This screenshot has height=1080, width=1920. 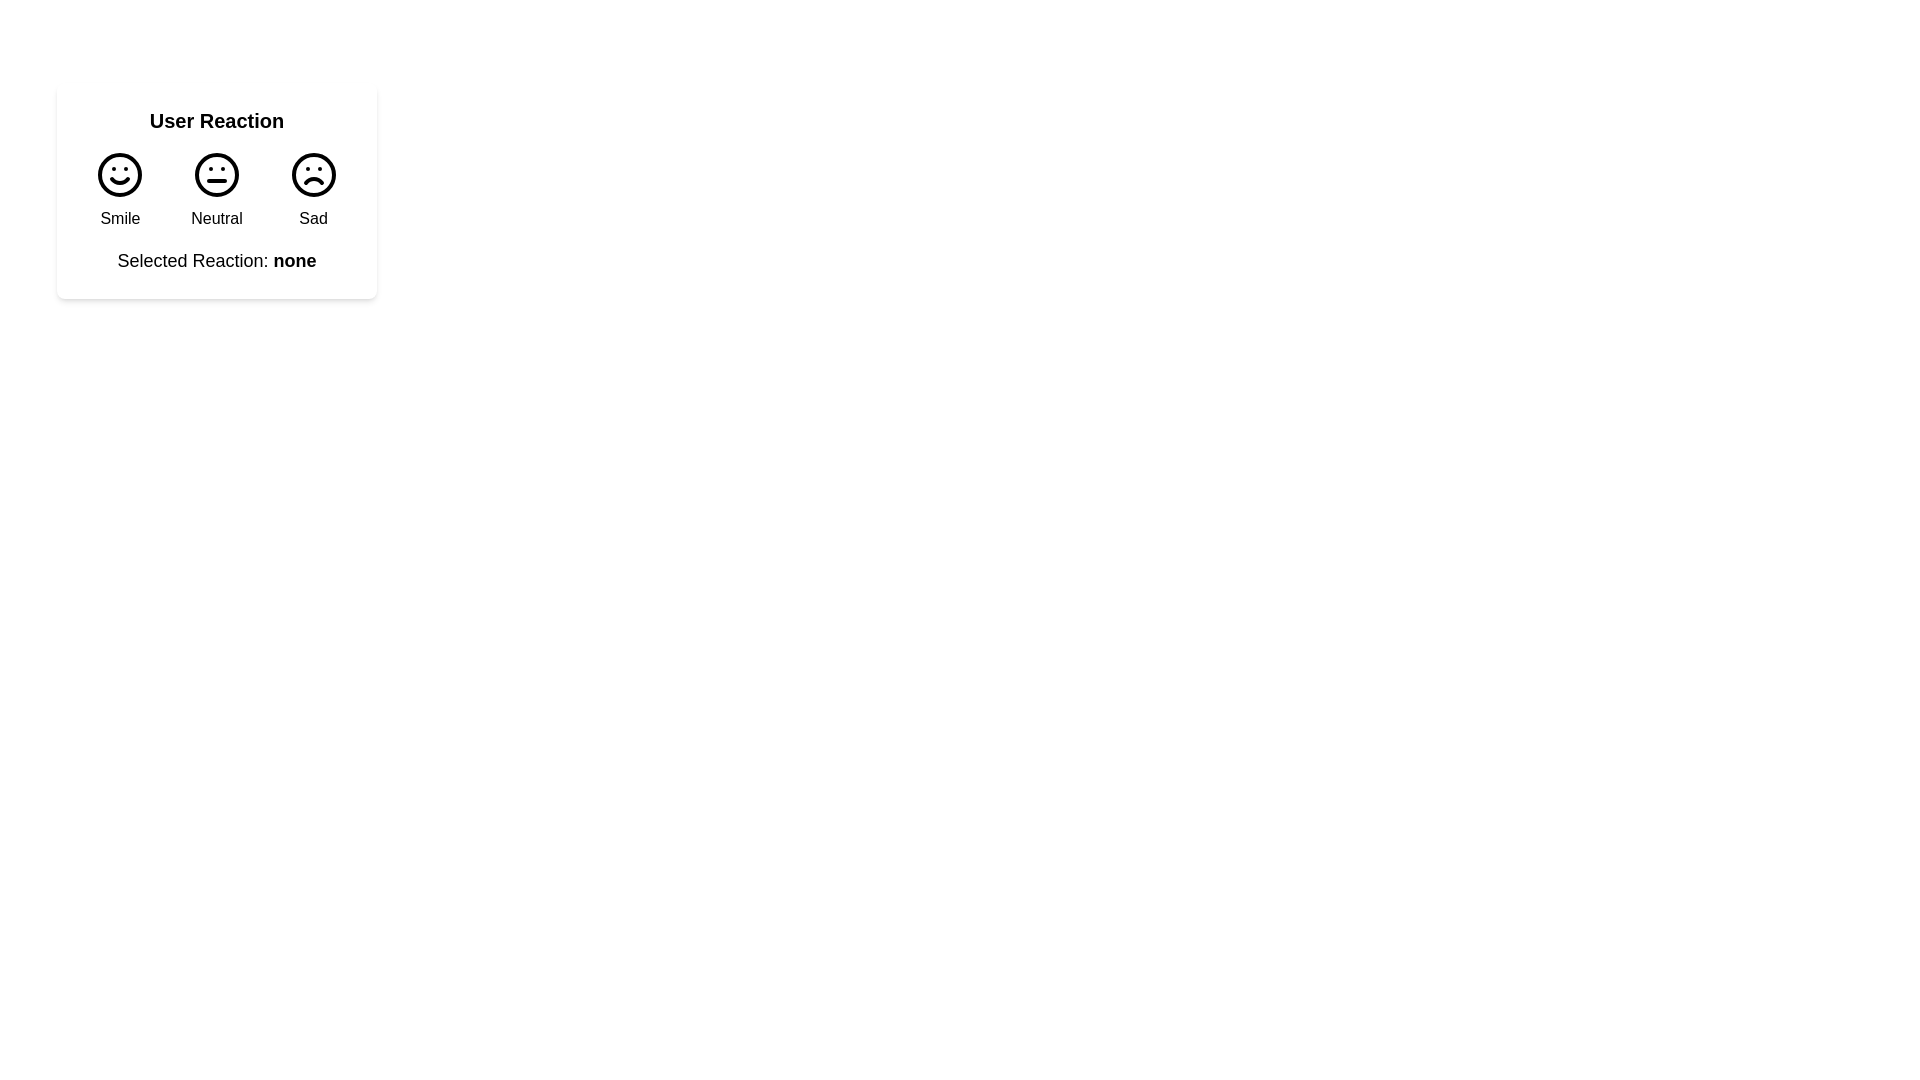 What do you see at coordinates (119, 173) in the screenshot?
I see `the main boundary circle of the smiley face icon` at bounding box center [119, 173].